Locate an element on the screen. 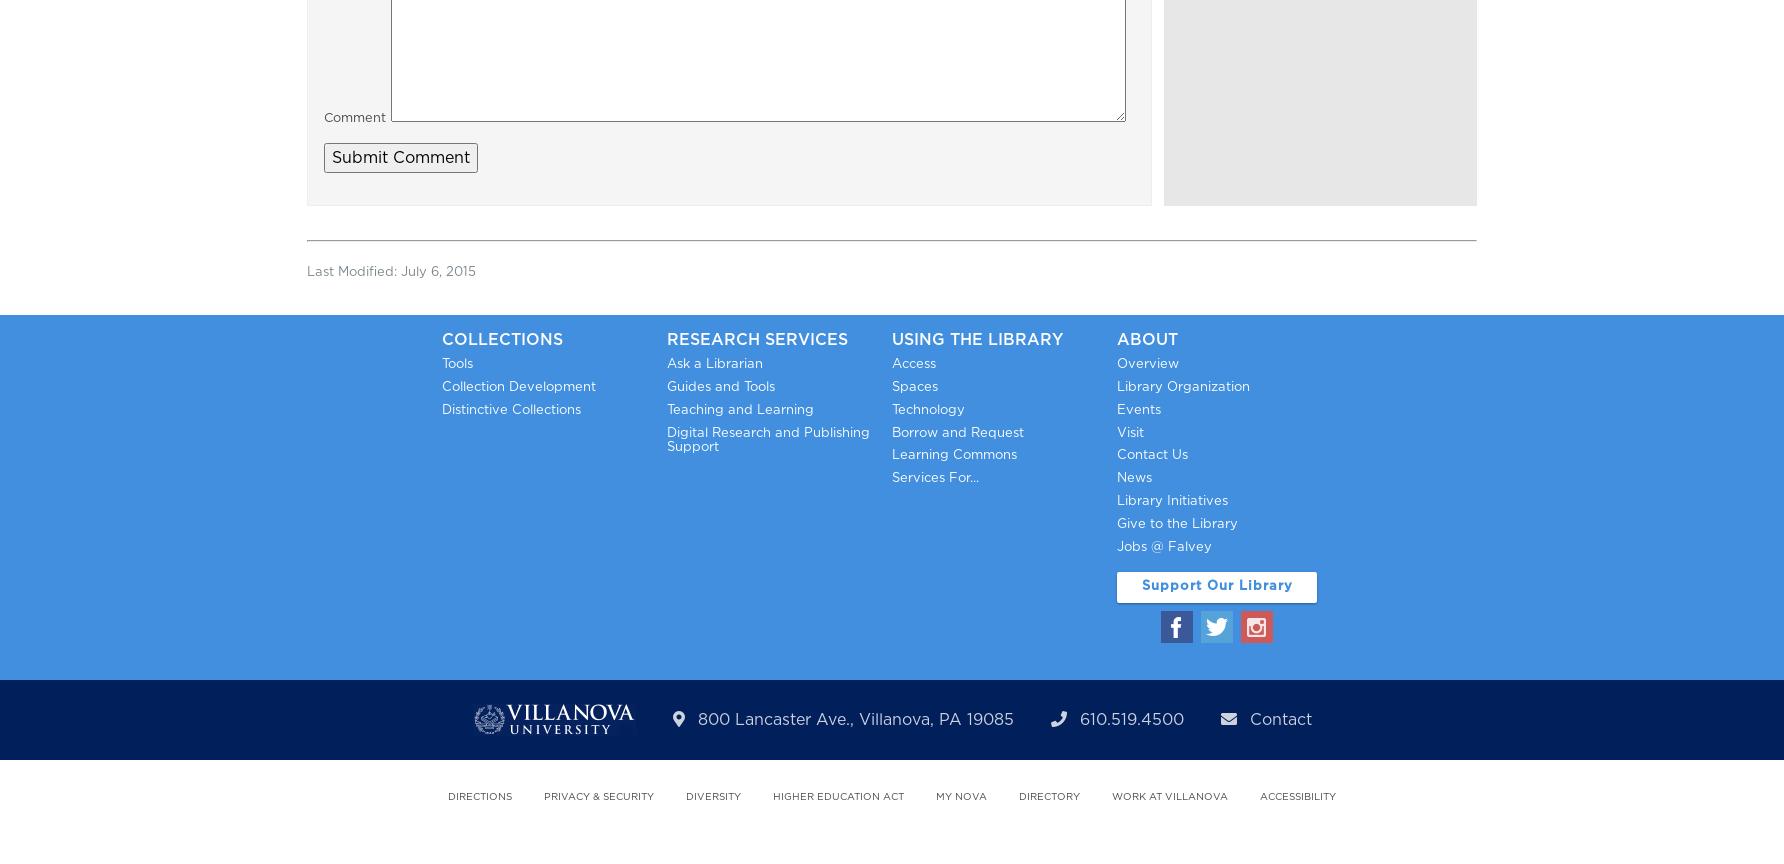  'Overview' is located at coordinates (1148, 362).